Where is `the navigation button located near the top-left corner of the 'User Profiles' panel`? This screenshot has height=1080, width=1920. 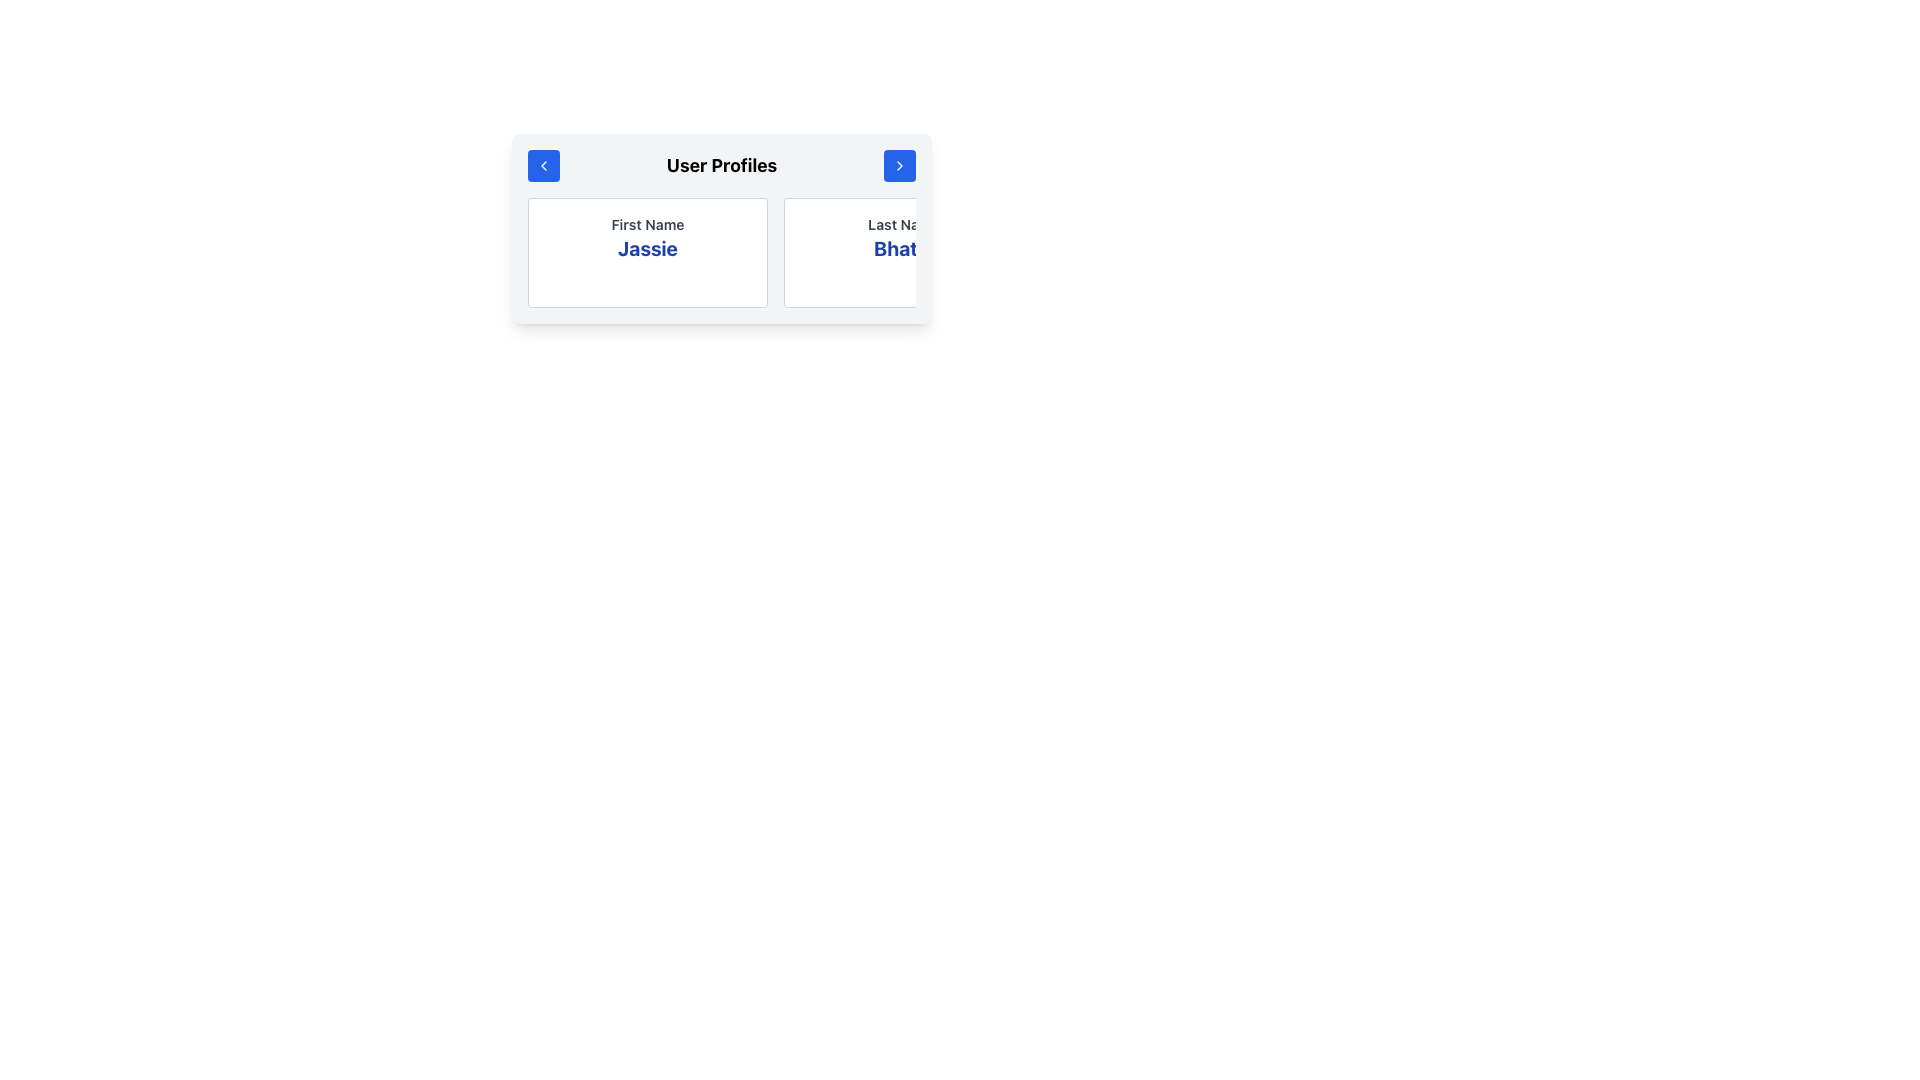 the navigation button located near the top-left corner of the 'User Profiles' panel is located at coordinates (543, 164).